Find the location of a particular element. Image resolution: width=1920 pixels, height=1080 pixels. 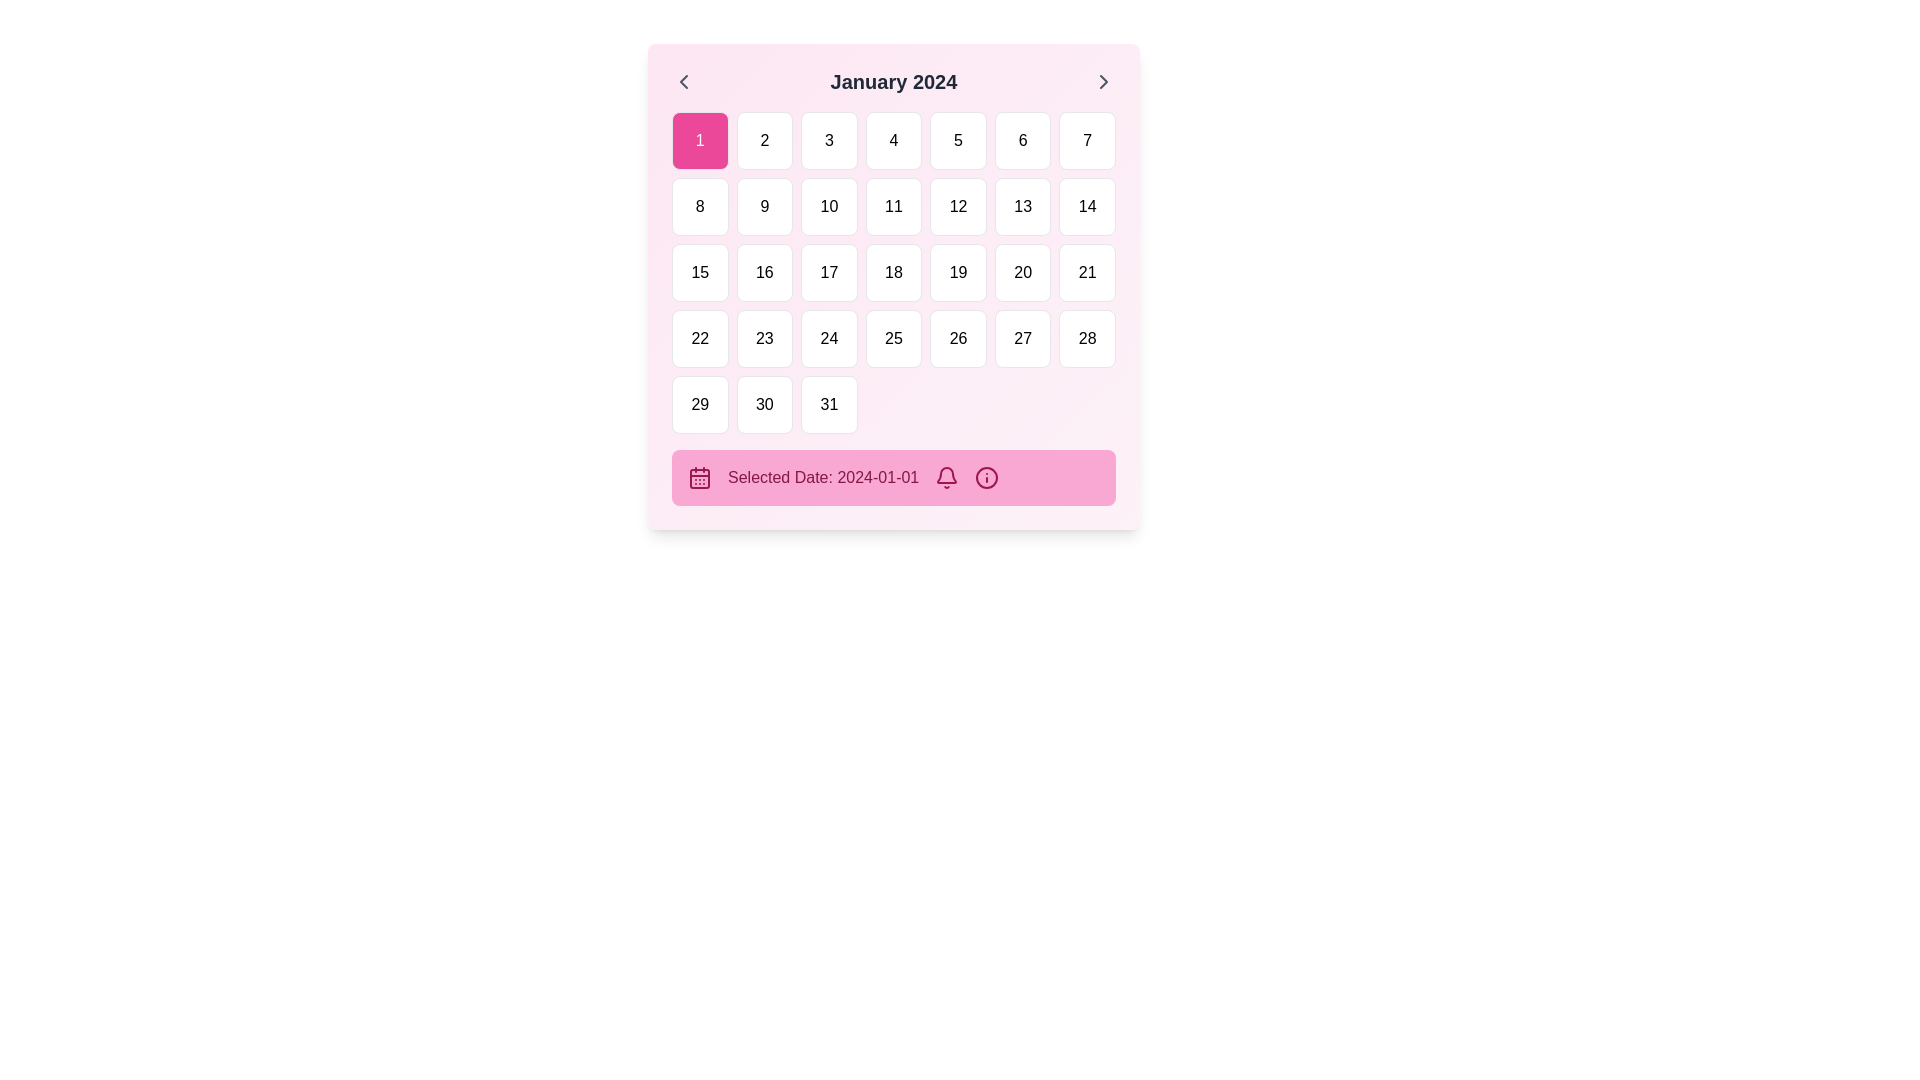

the bright pink circular icon button with an 'i' symbol in the center, located on the far right of the footer in the date picker interface is located at coordinates (987, 478).